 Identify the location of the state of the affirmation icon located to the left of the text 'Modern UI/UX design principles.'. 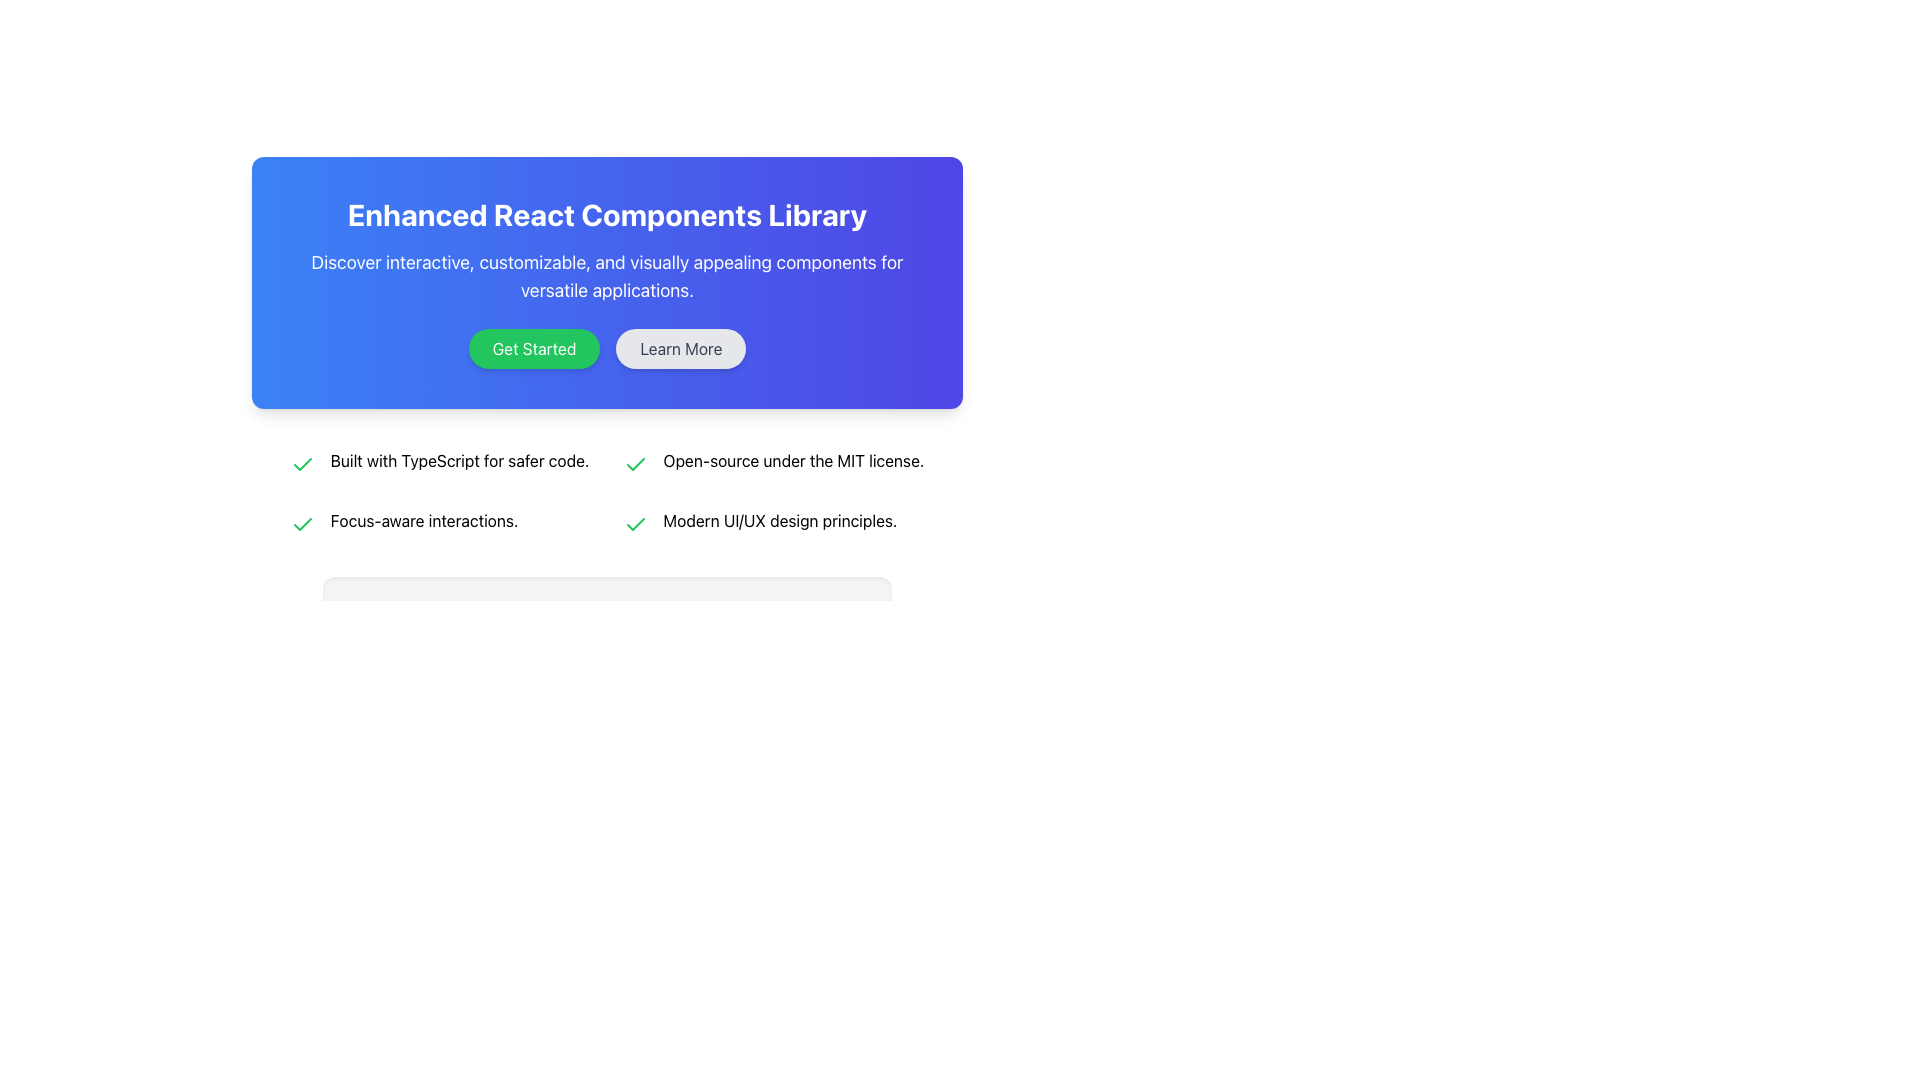
(634, 523).